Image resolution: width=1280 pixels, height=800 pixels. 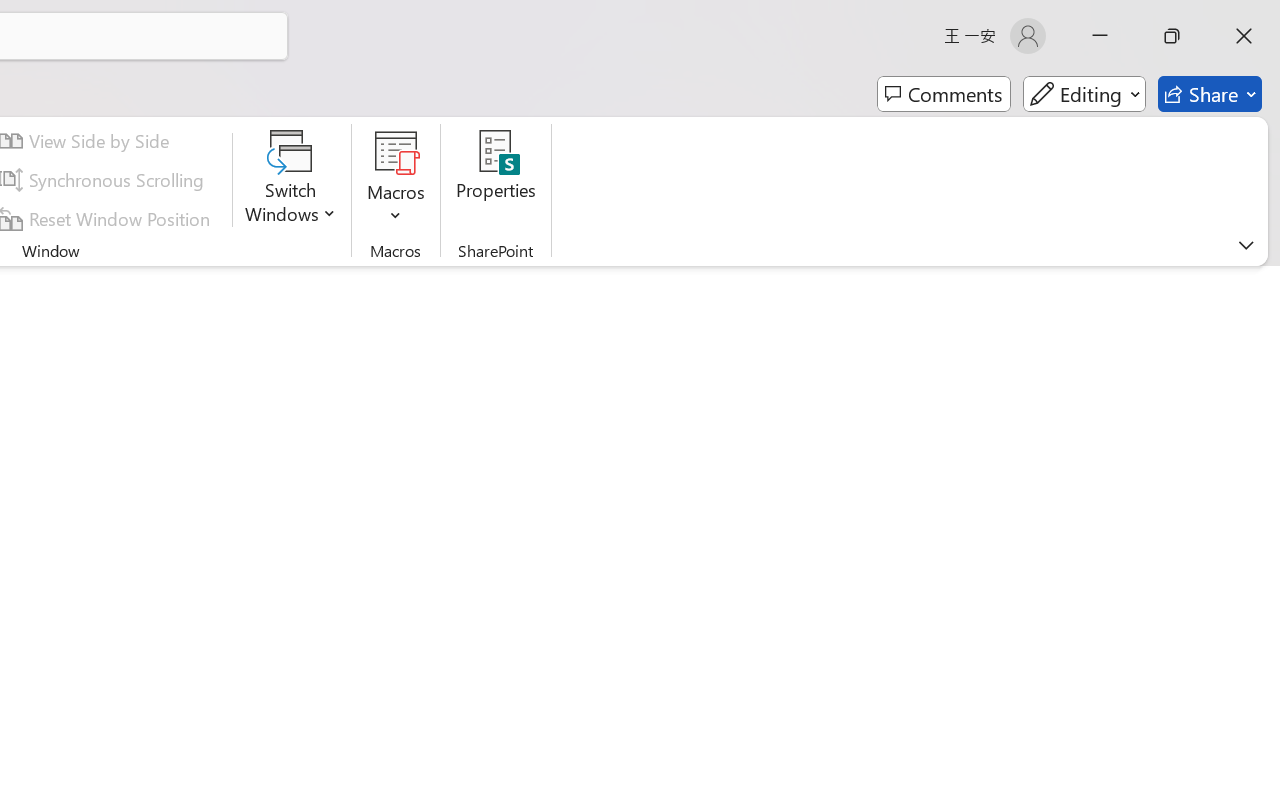 What do you see at coordinates (396, 179) in the screenshot?
I see `'Macros'` at bounding box center [396, 179].